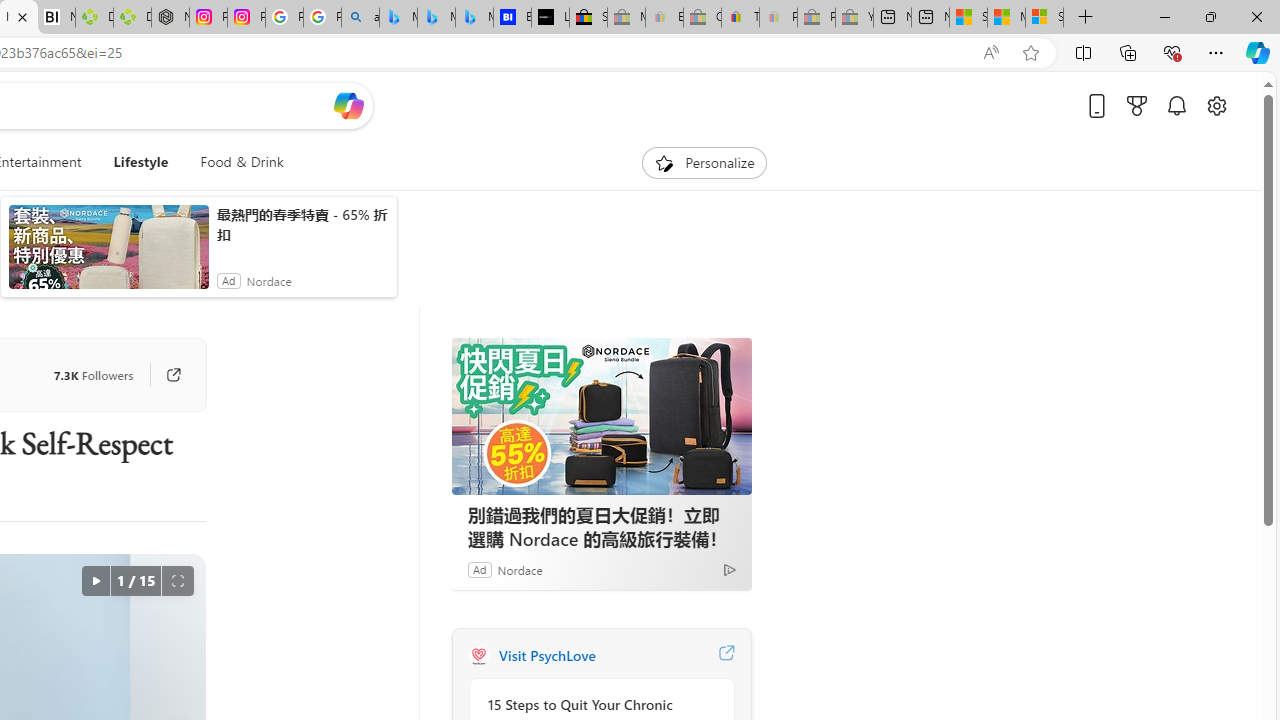 The width and height of the screenshot is (1280, 720). What do you see at coordinates (587, 17) in the screenshot?
I see `'Selling on eBay | Electronics, Fashion, Home & Garden | eBay'` at bounding box center [587, 17].